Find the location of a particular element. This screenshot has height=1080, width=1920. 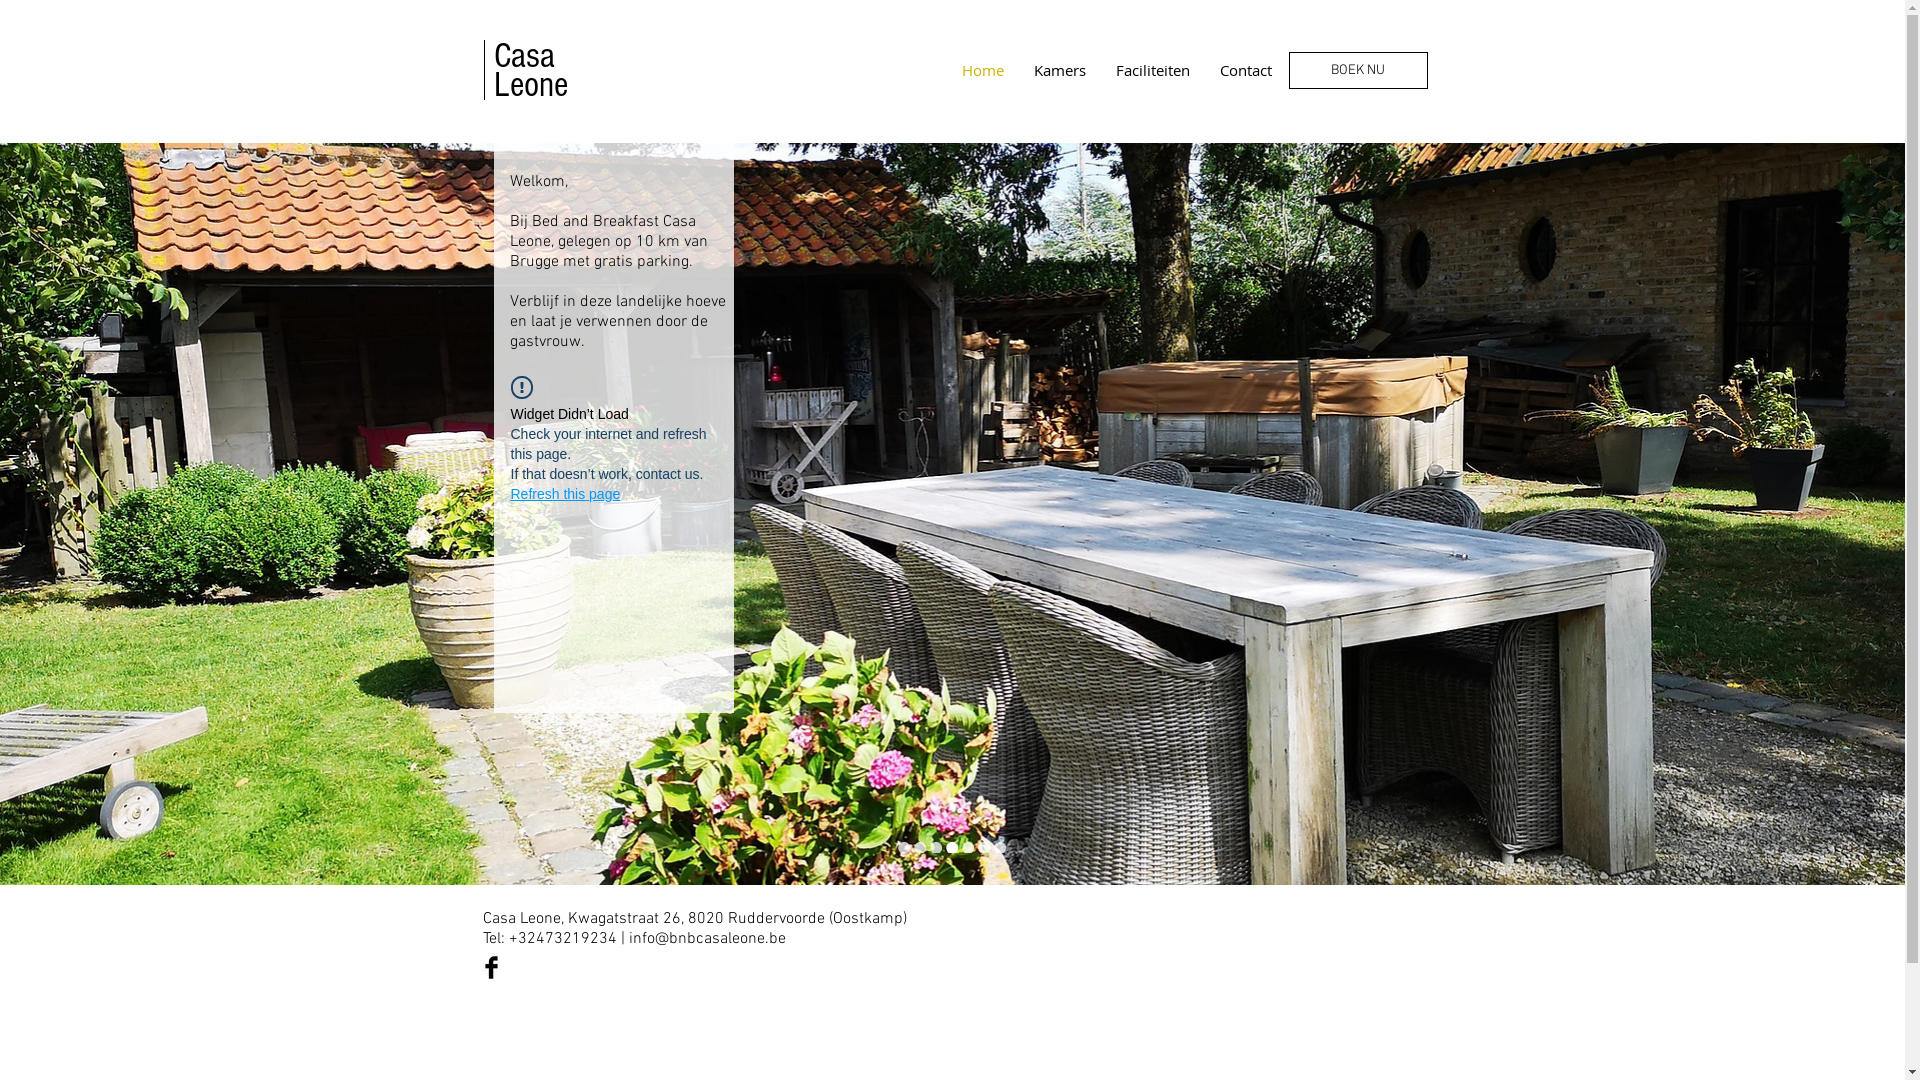

'Contact' is located at coordinates (1243, 68).